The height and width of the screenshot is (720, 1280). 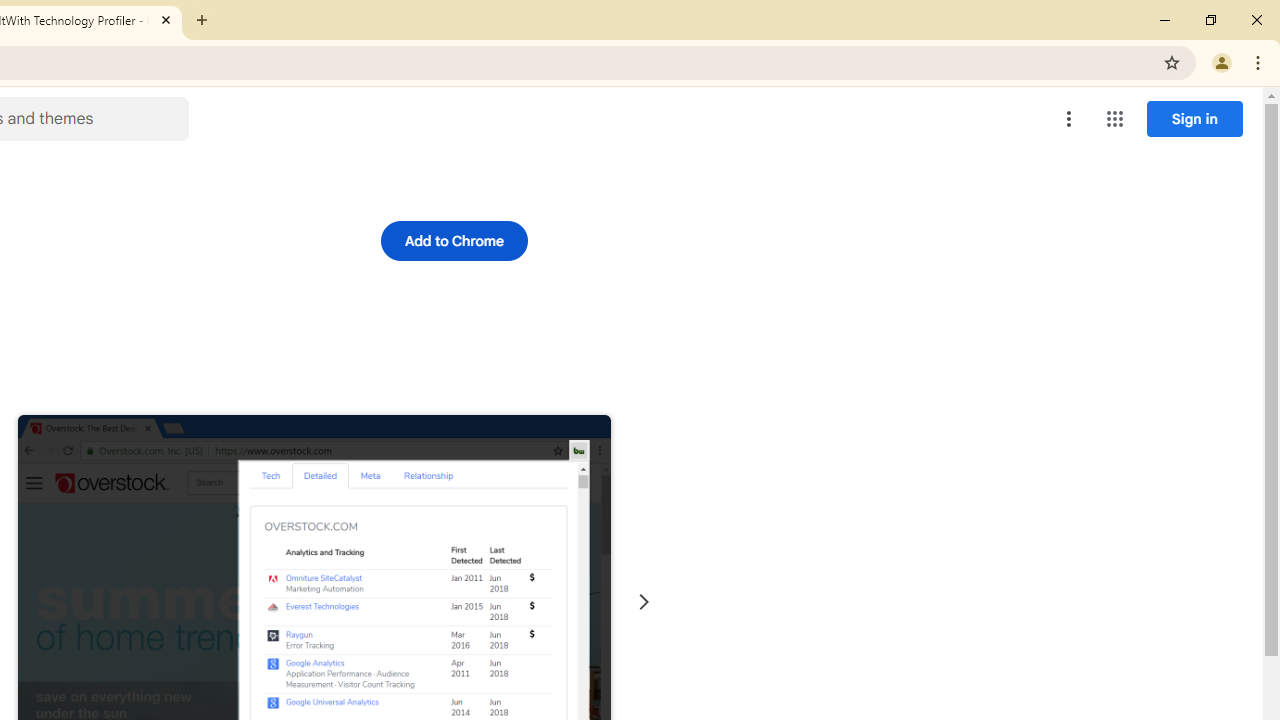 What do you see at coordinates (643, 601) in the screenshot?
I see `'Next slide'` at bounding box center [643, 601].